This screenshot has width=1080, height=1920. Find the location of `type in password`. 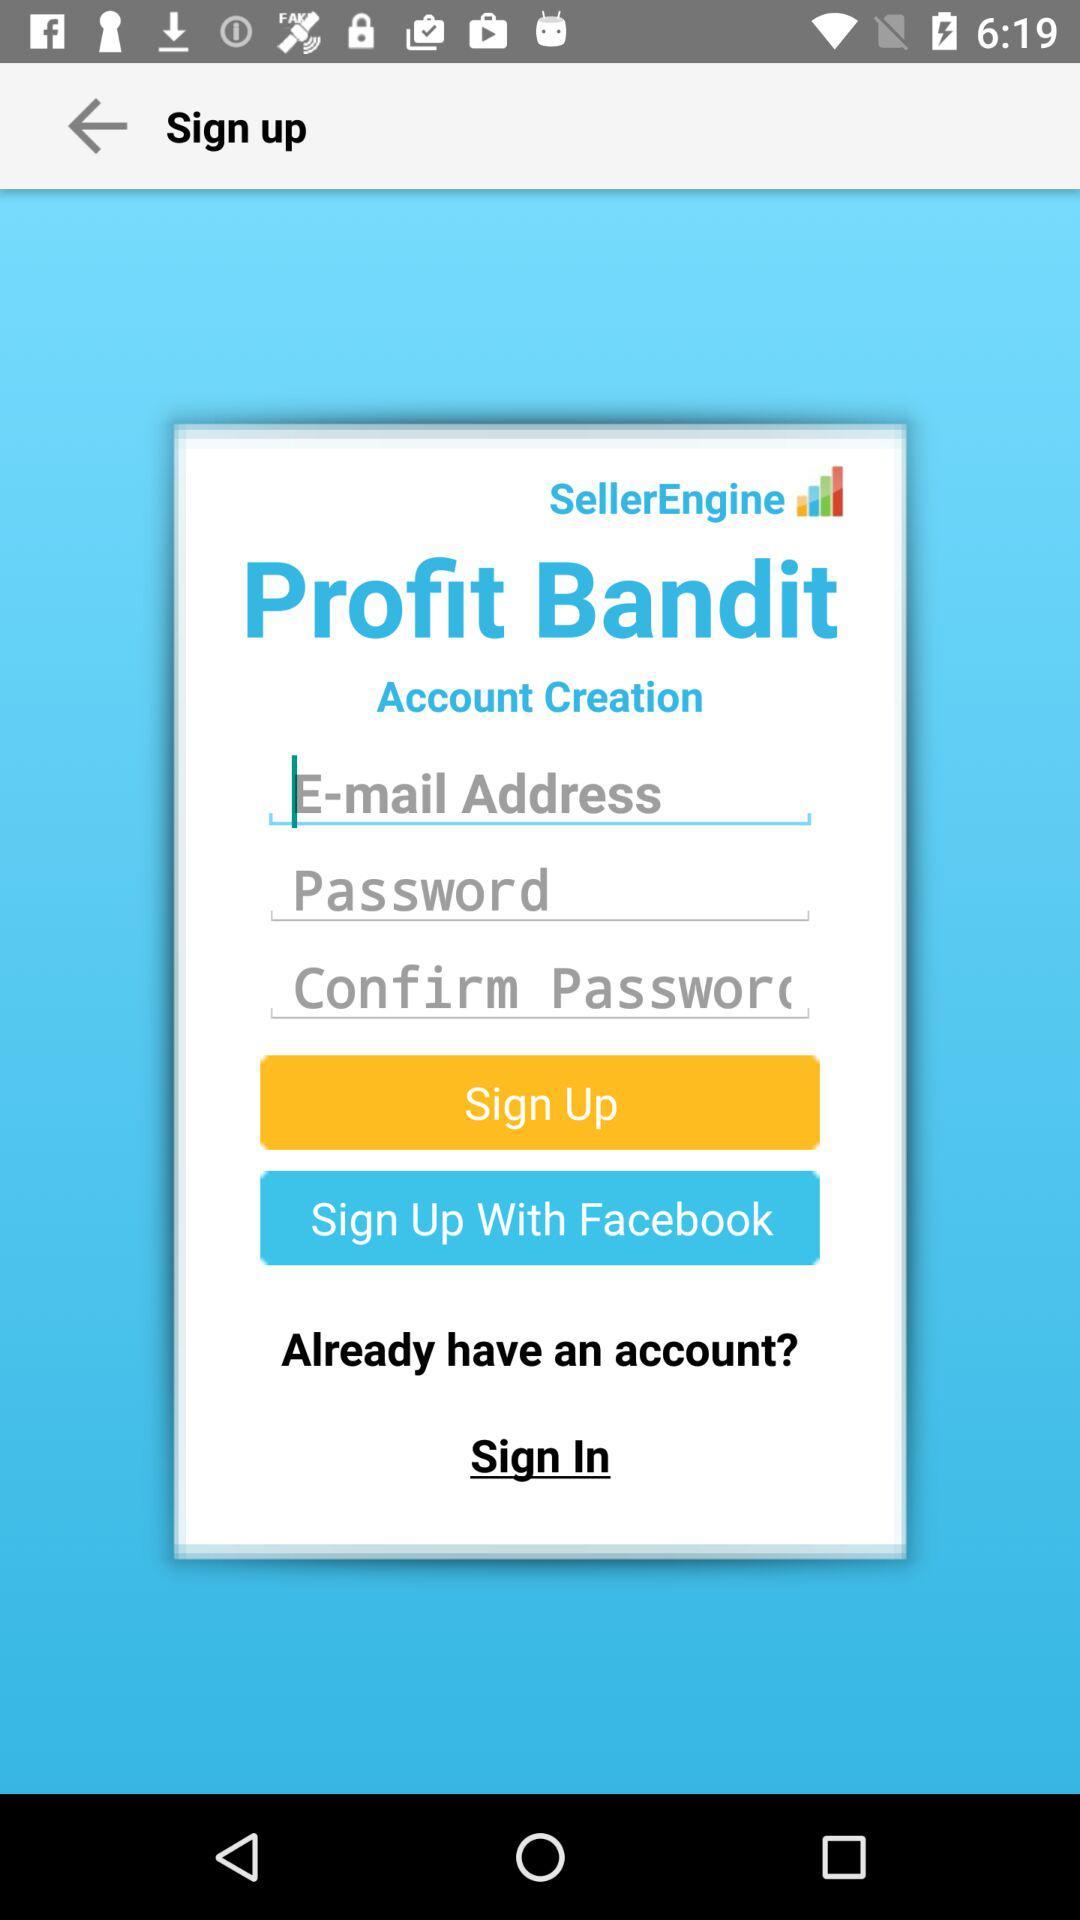

type in password is located at coordinates (540, 888).